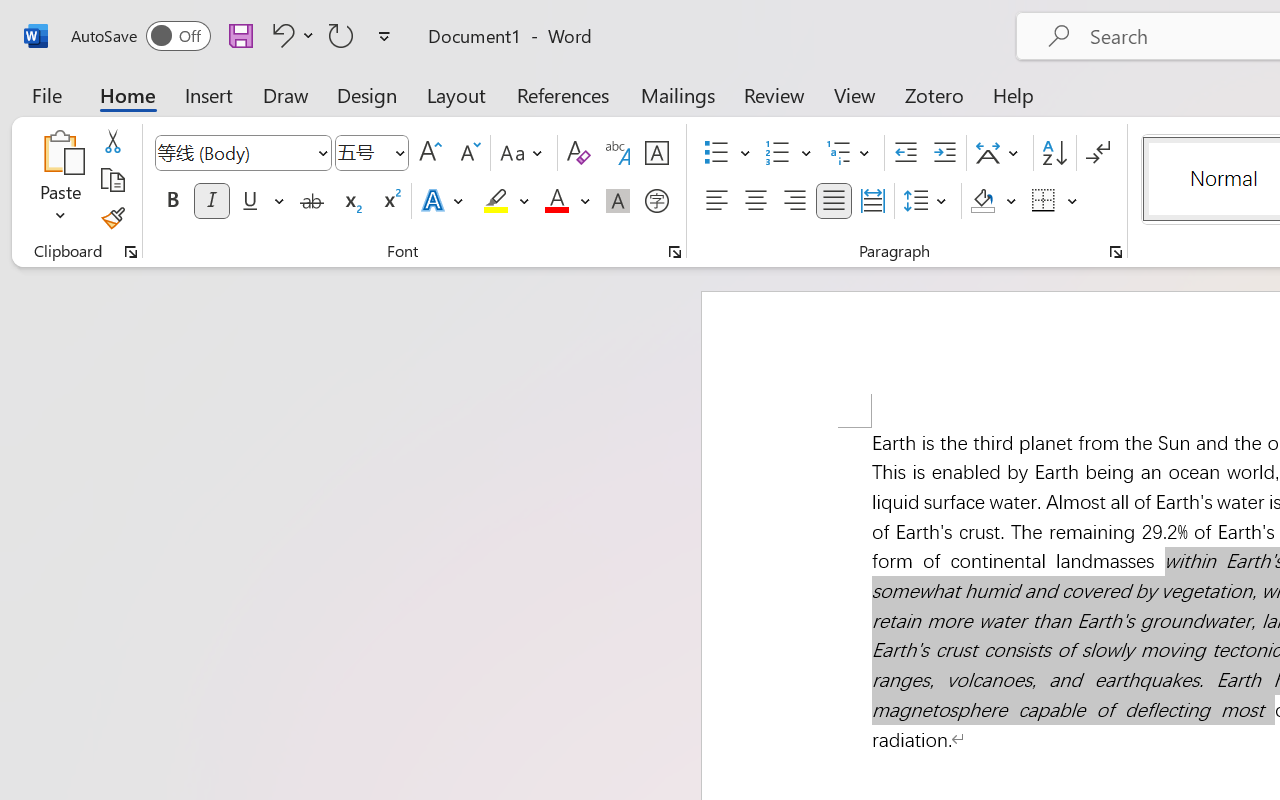  Describe the element at coordinates (496, 201) in the screenshot. I see `'Text Highlight Color Yellow'` at that location.